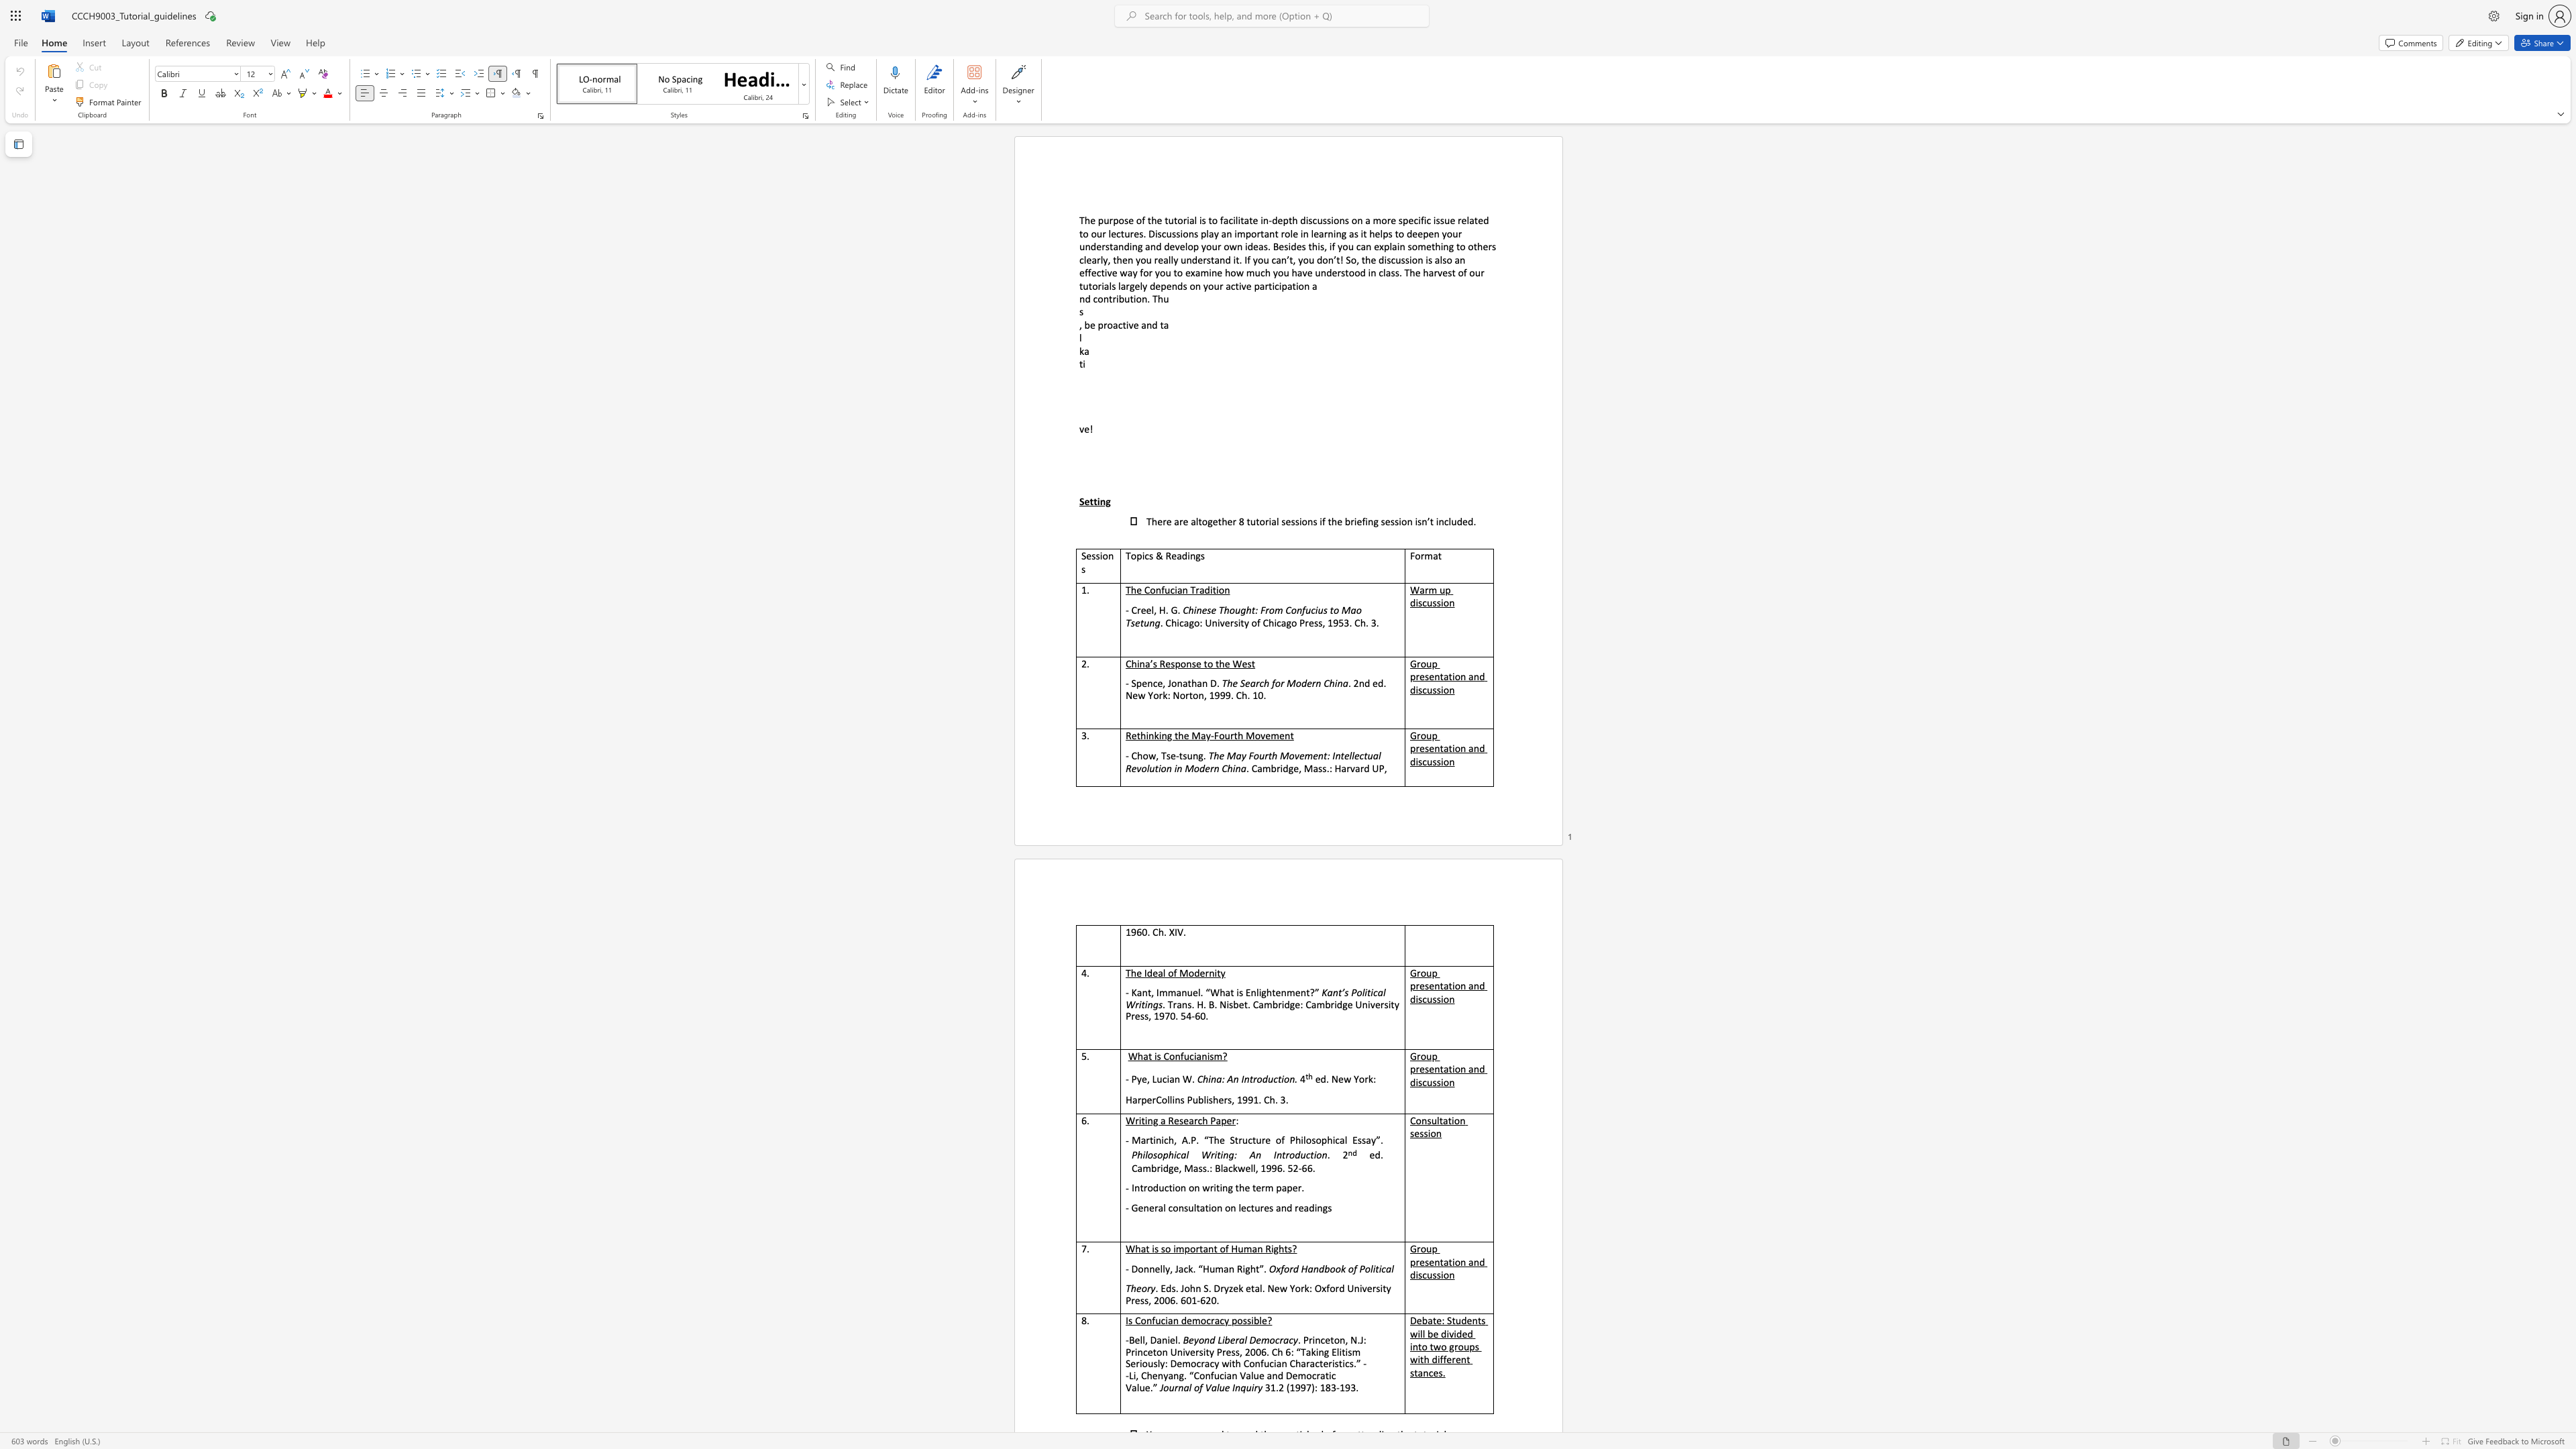 This screenshot has width=2576, height=1449. What do you see at coordinates (1161, 972) in the screenshot?
I see `the subset text "l of Modern" within the text "The Ideal of Modernity"` at bounding box center [1161, 972].